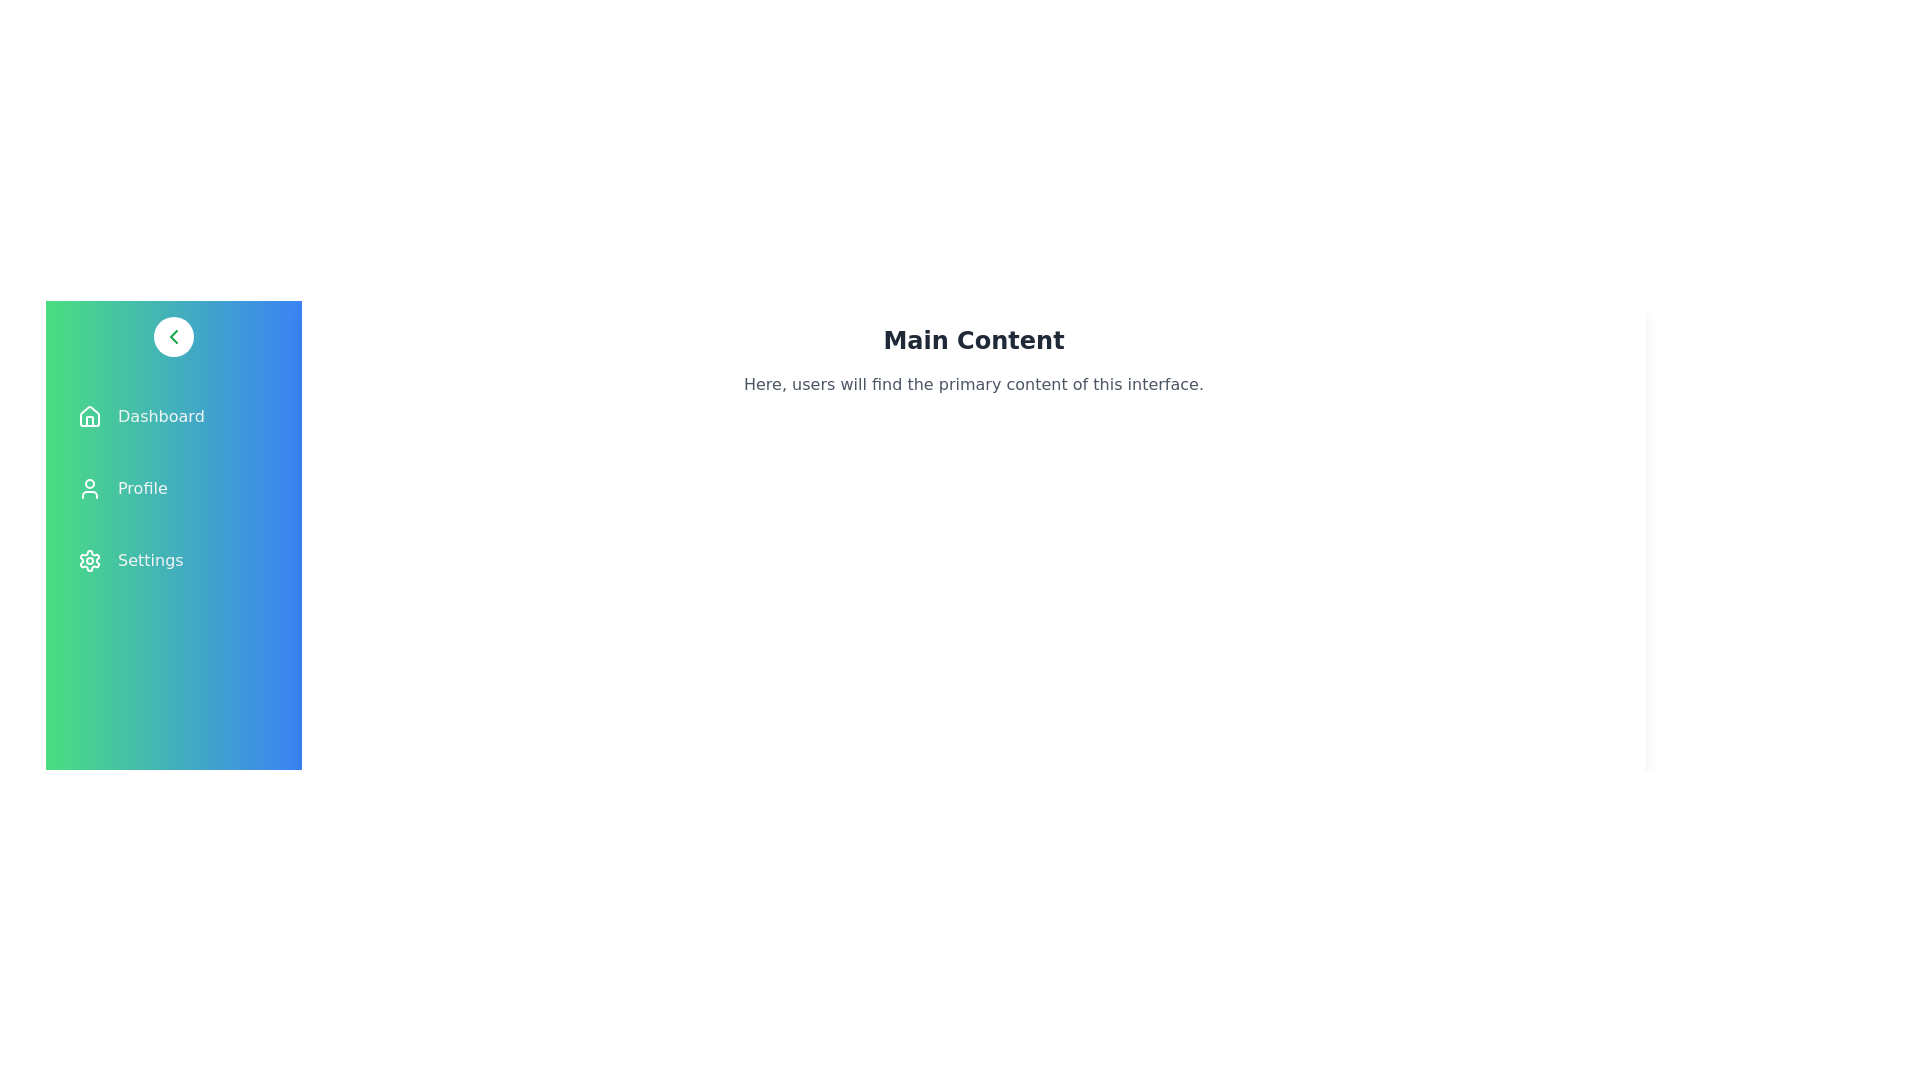 This screenshot has width=1920, height=1080. I want to click on the menu item Settings to observe the hover effect, so click(173, 560).